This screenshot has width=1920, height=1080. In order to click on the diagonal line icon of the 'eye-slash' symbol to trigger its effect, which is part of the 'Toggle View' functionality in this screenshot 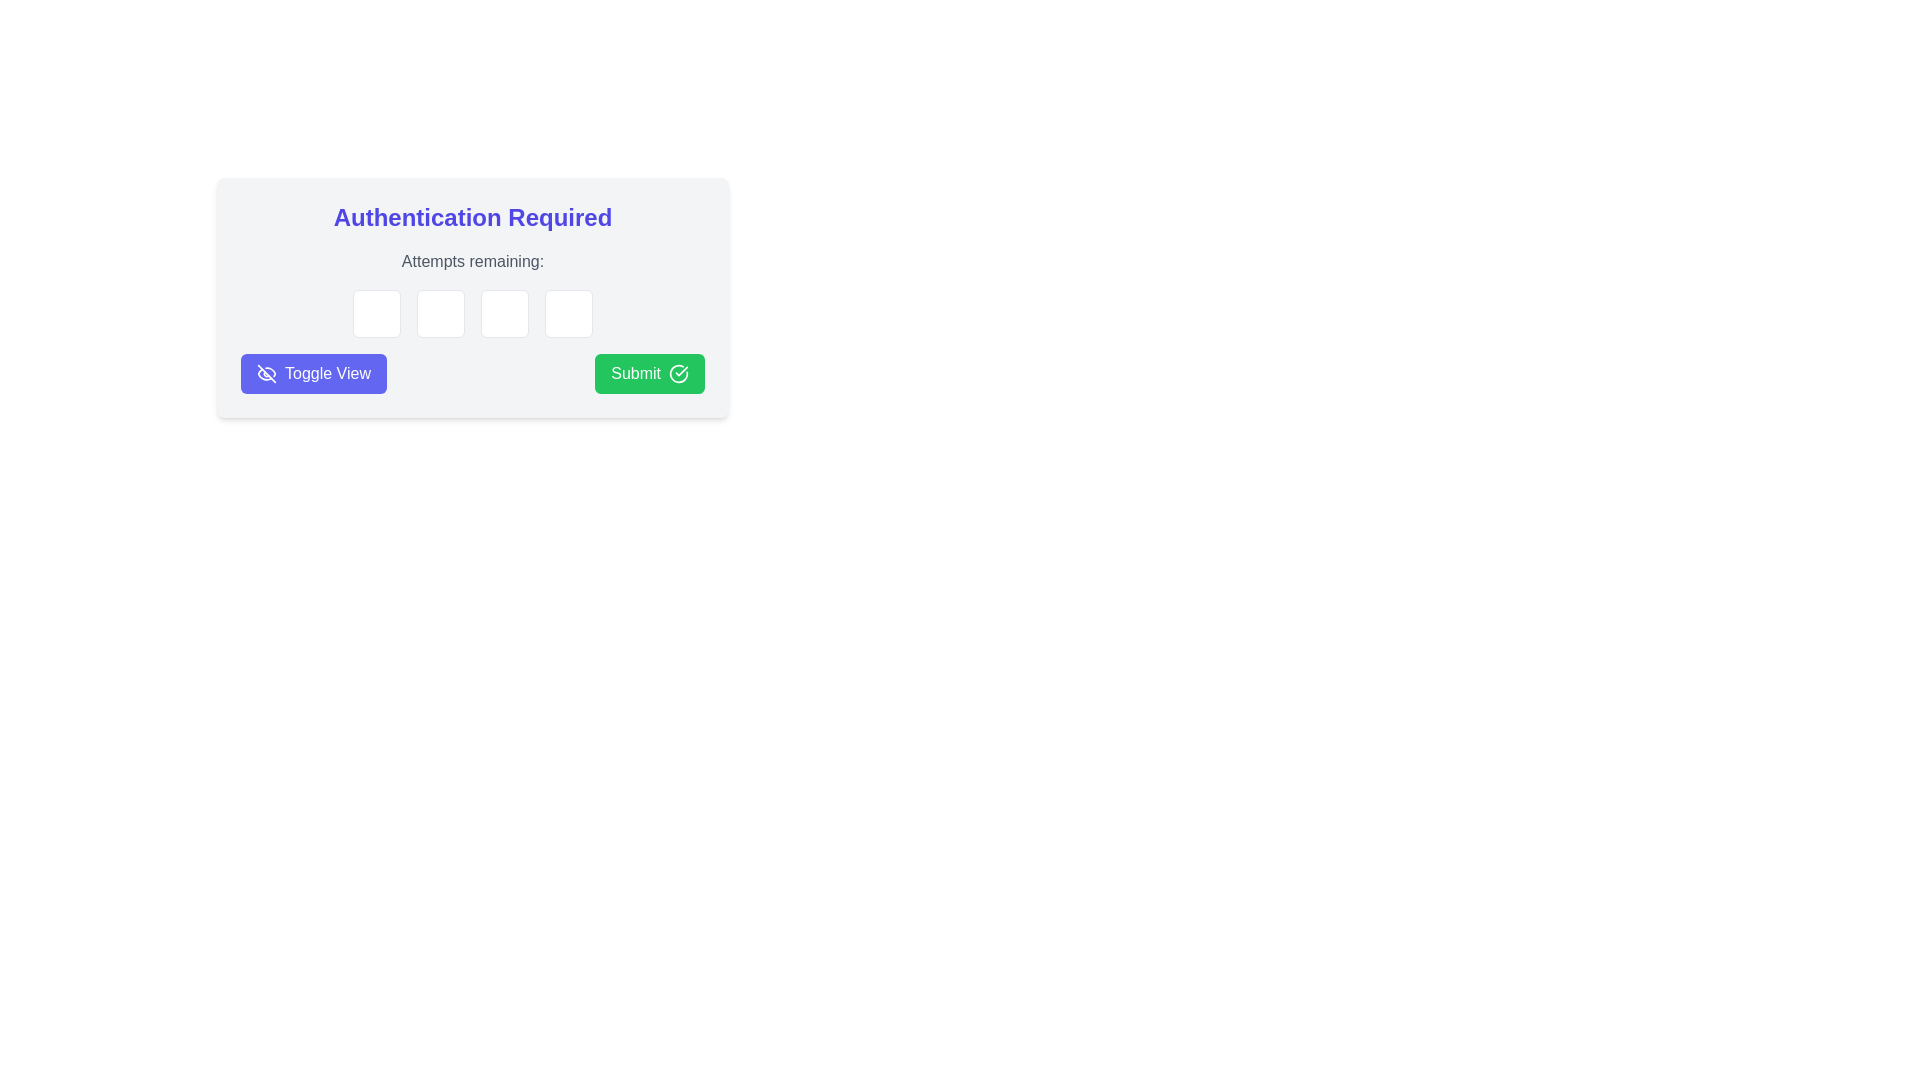, I will do `click(266, 374)`.